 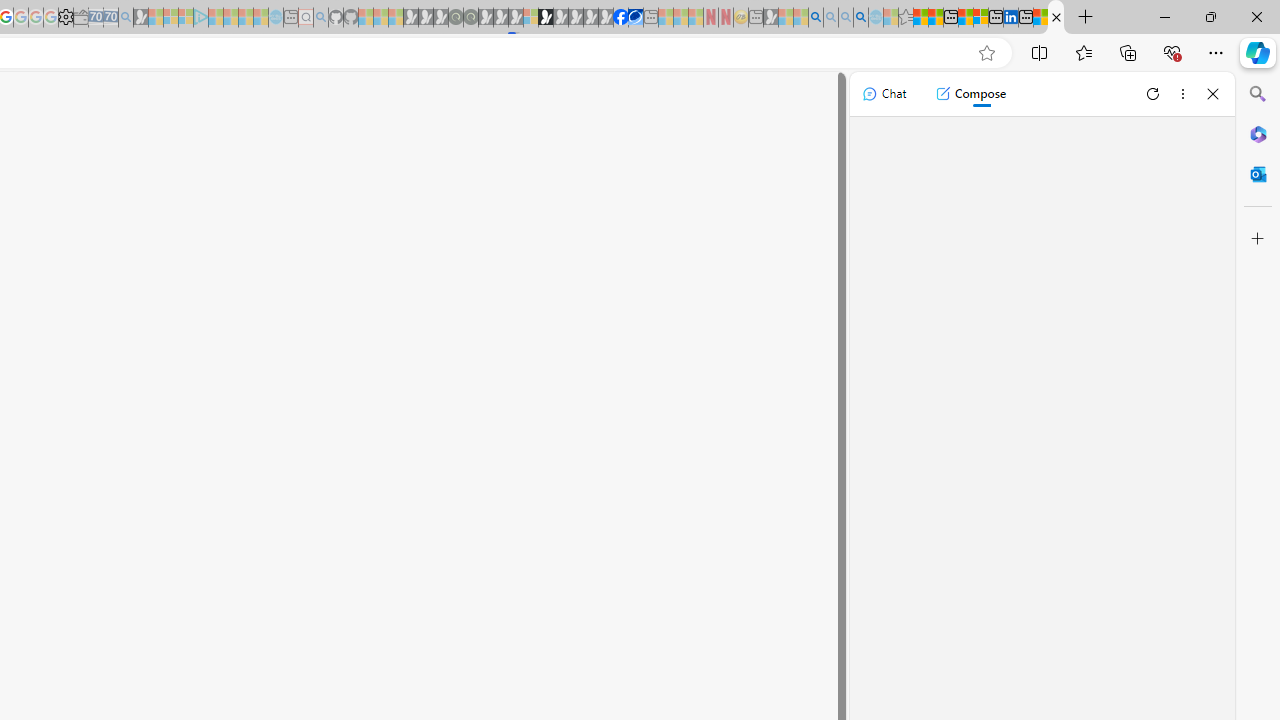 I want to click on 'Aberdeen, Hong Kong SAR weather forecast | Microsoft Weather', so click(x=935, y=17).